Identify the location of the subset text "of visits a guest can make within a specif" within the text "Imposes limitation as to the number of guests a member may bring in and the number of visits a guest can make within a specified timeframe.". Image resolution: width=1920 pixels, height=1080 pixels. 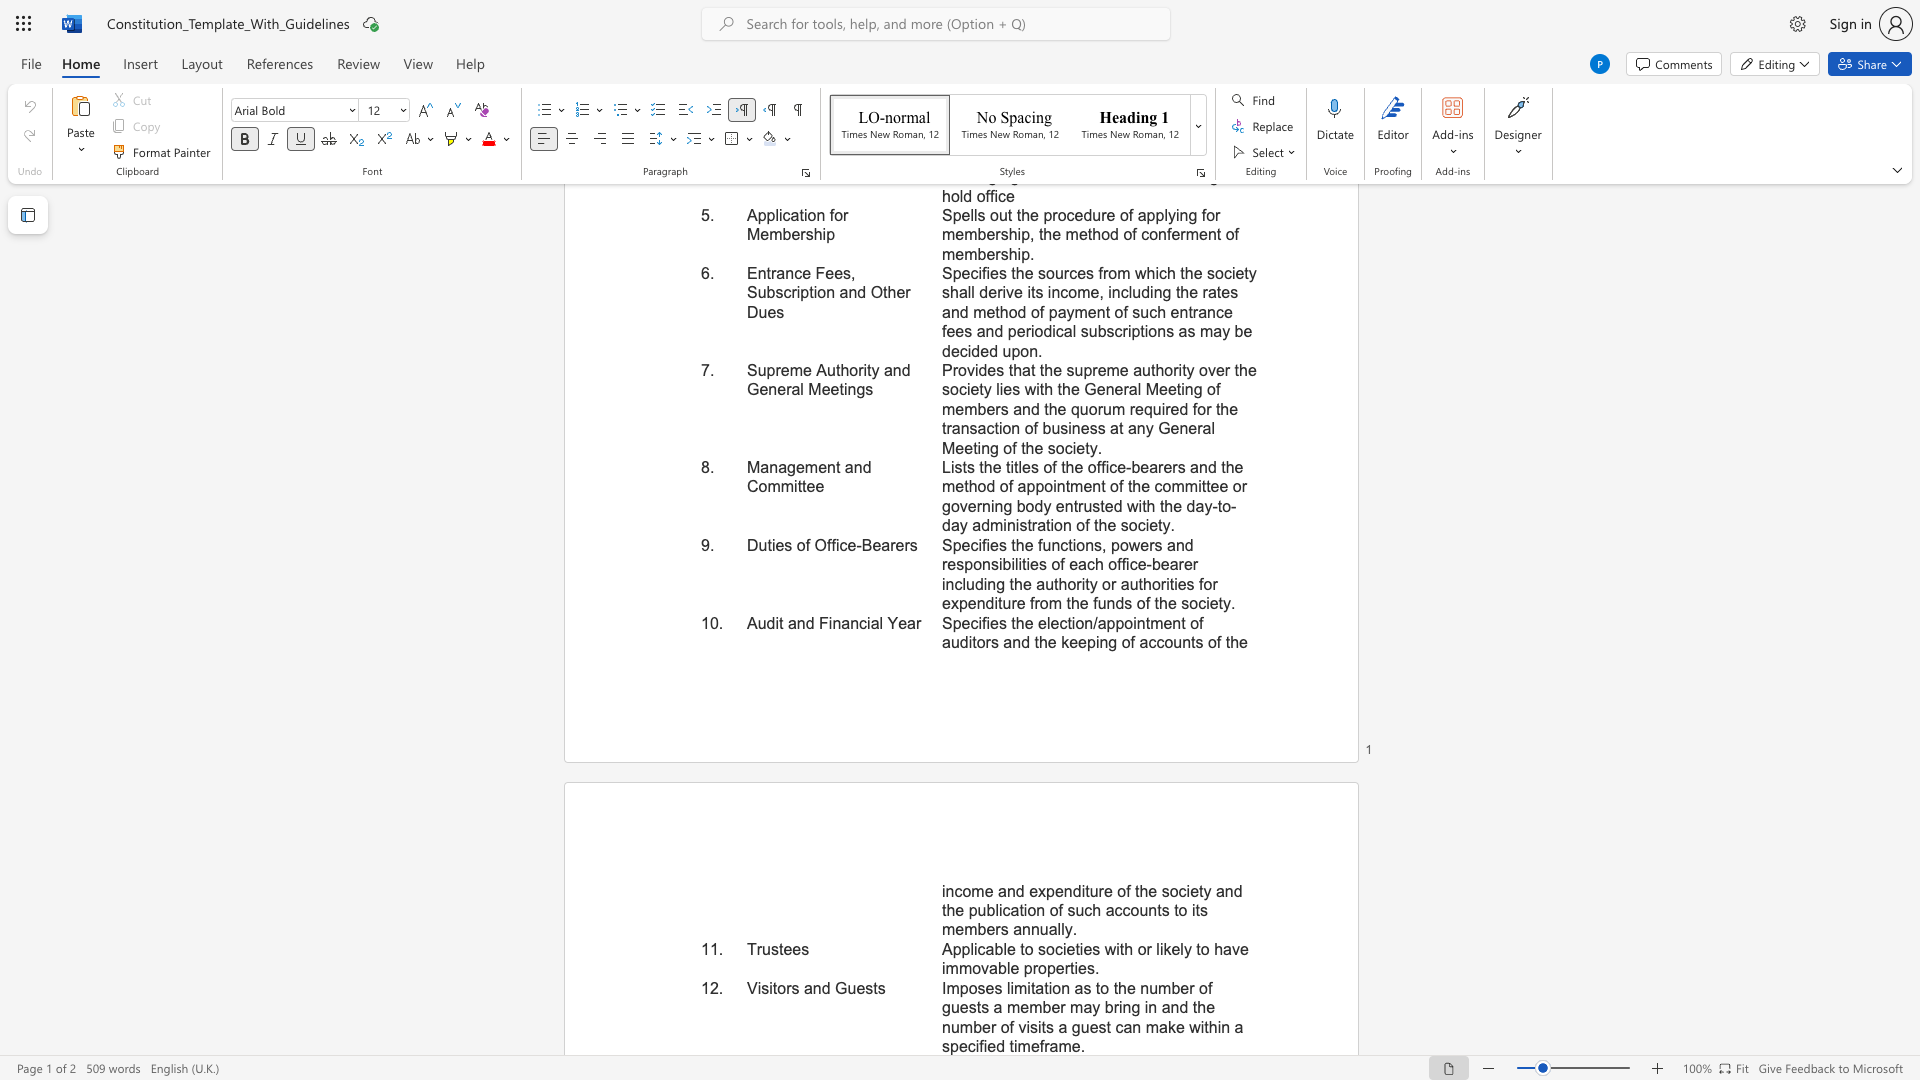
(1000, 1027).